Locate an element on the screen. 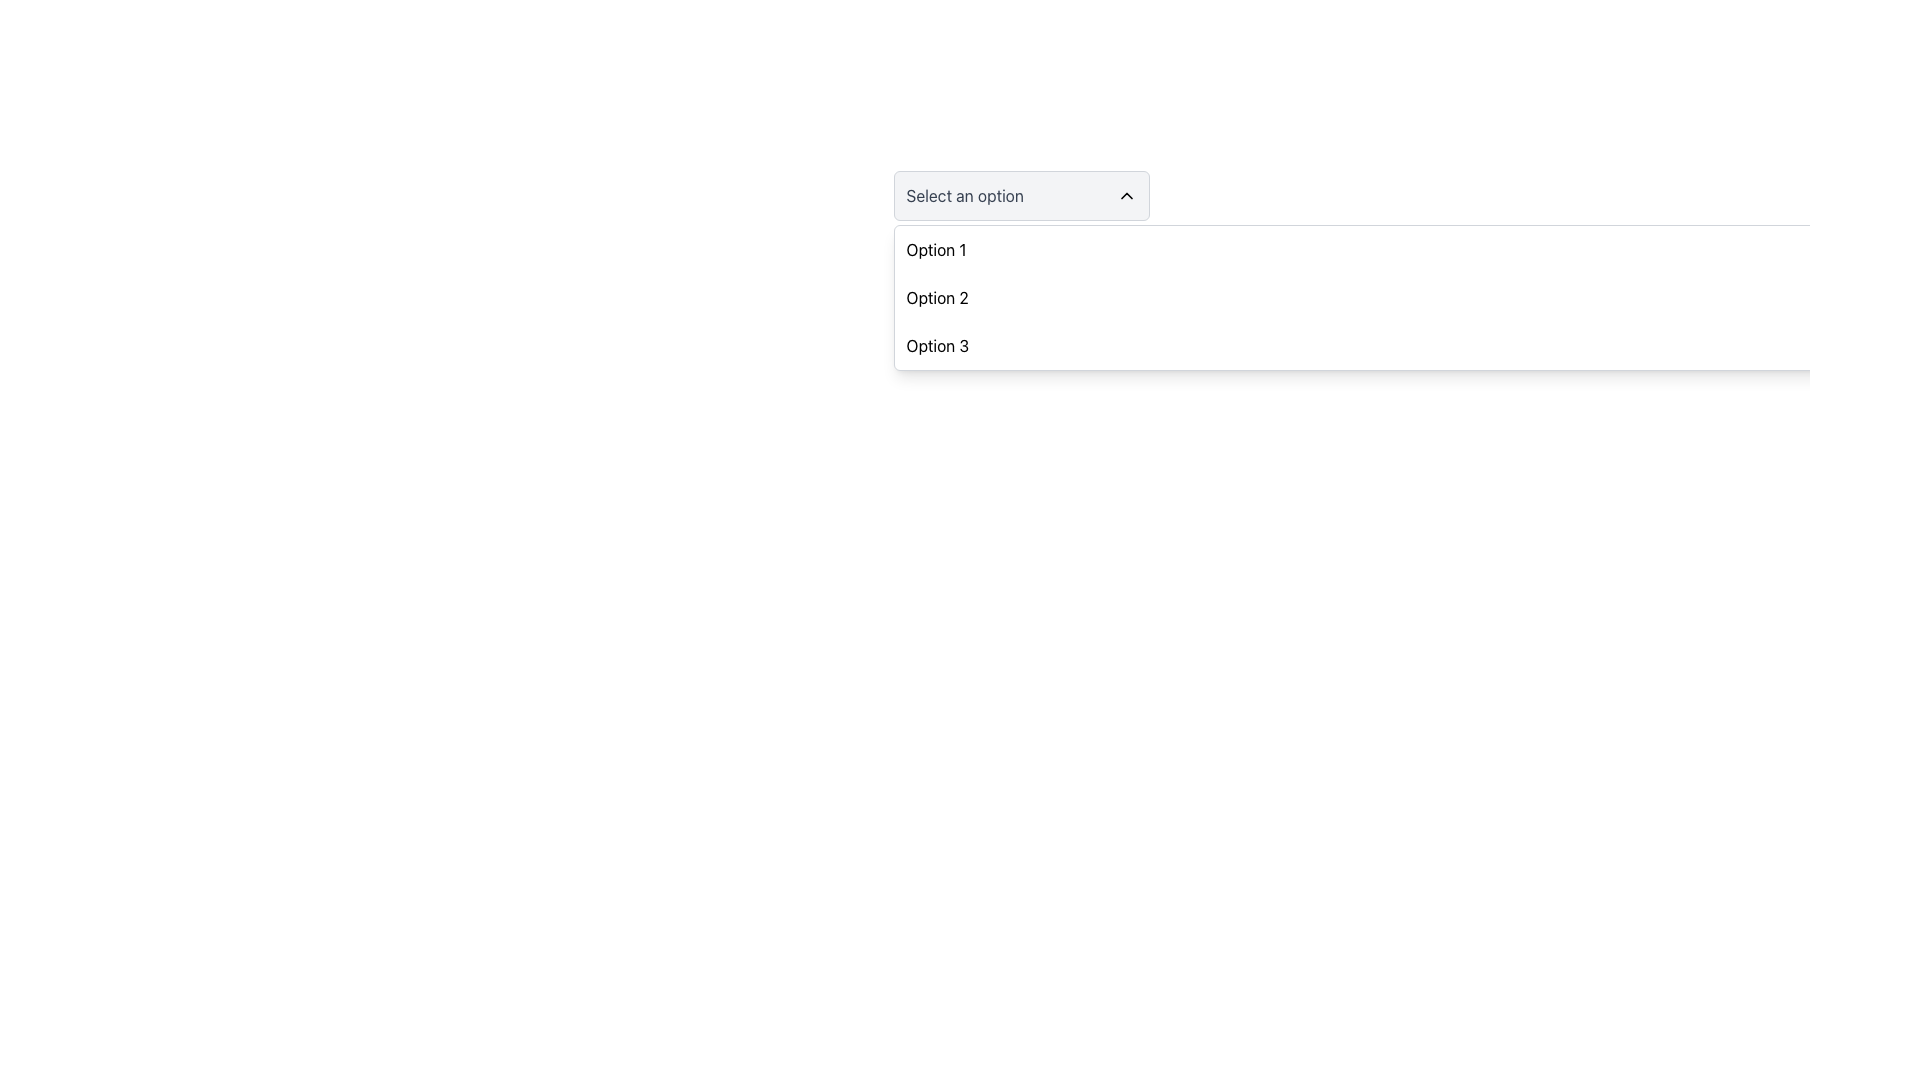  the static text label that displays 'Select an option' within the dropdown menu interface is located at coordinates (965, 196).